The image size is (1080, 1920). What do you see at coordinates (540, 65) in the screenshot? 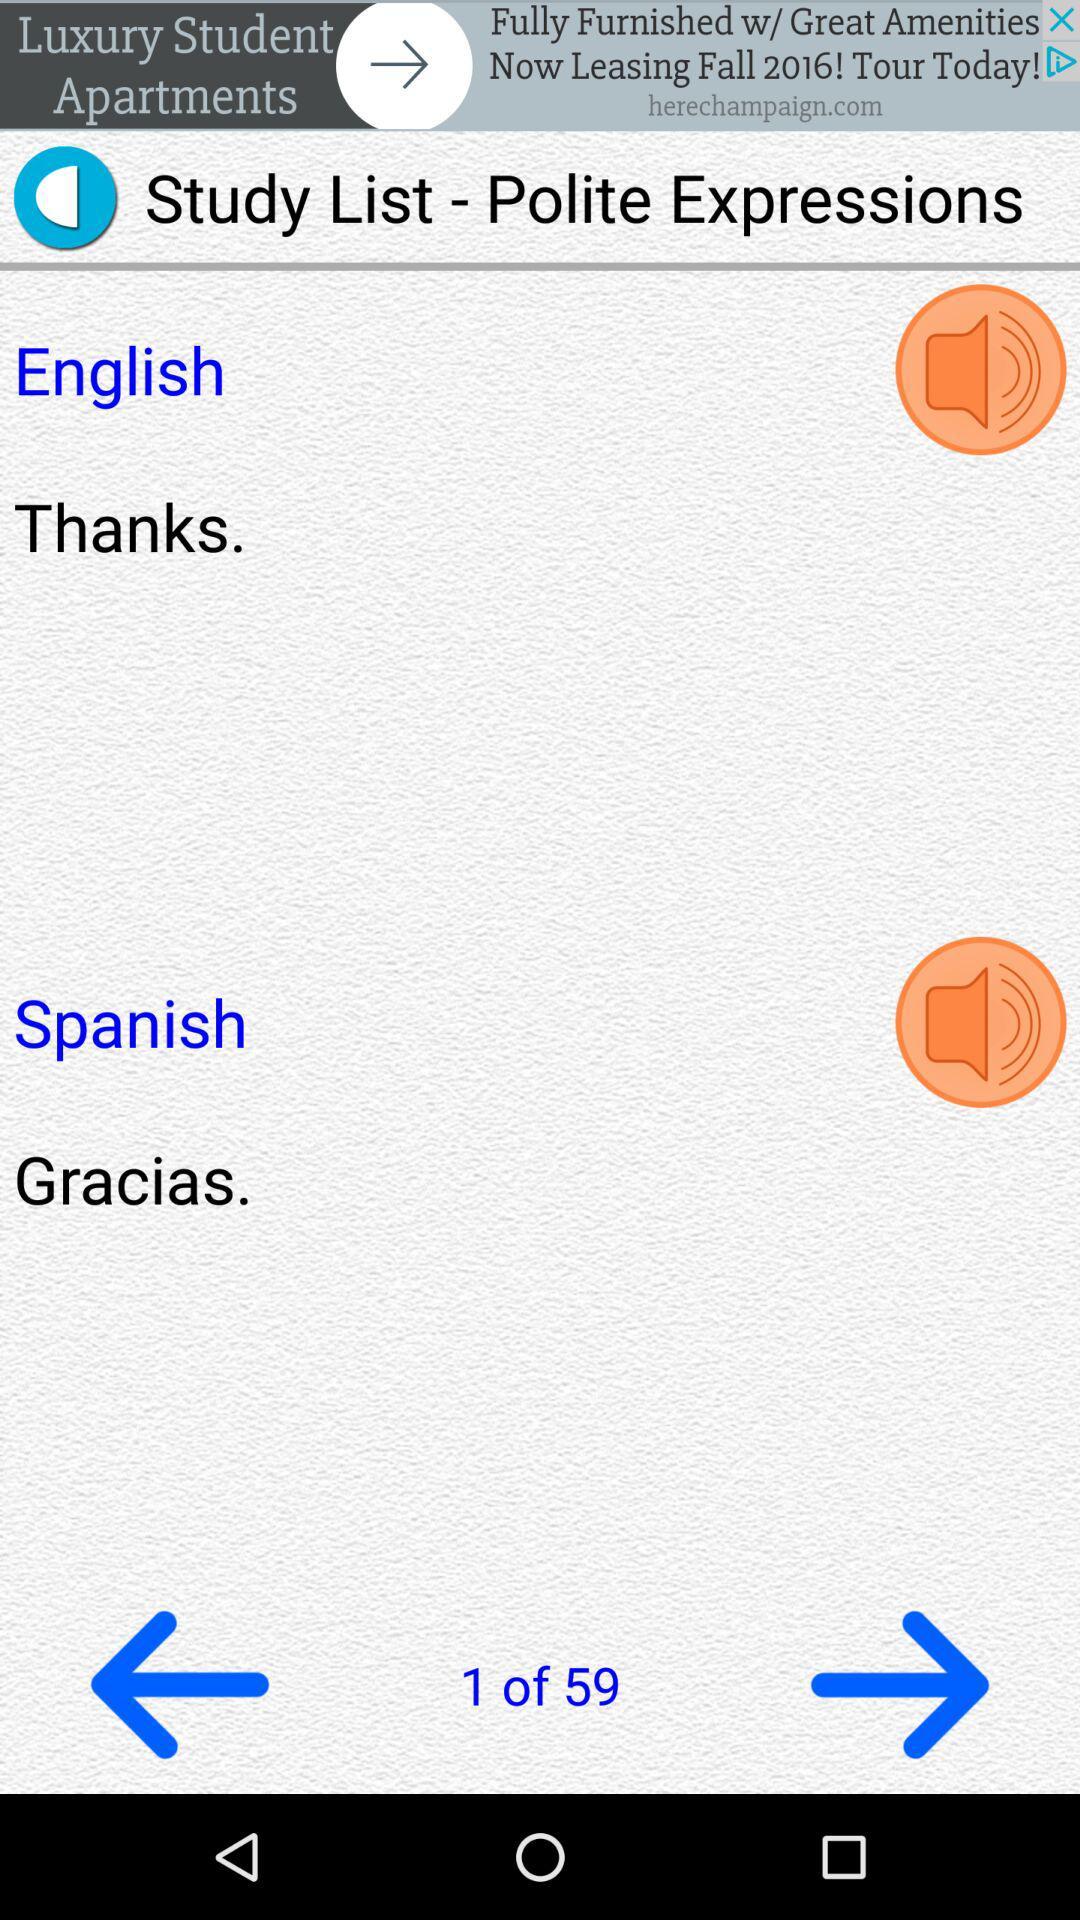
I see `header advertisement window` at bounding box center [540, 65].